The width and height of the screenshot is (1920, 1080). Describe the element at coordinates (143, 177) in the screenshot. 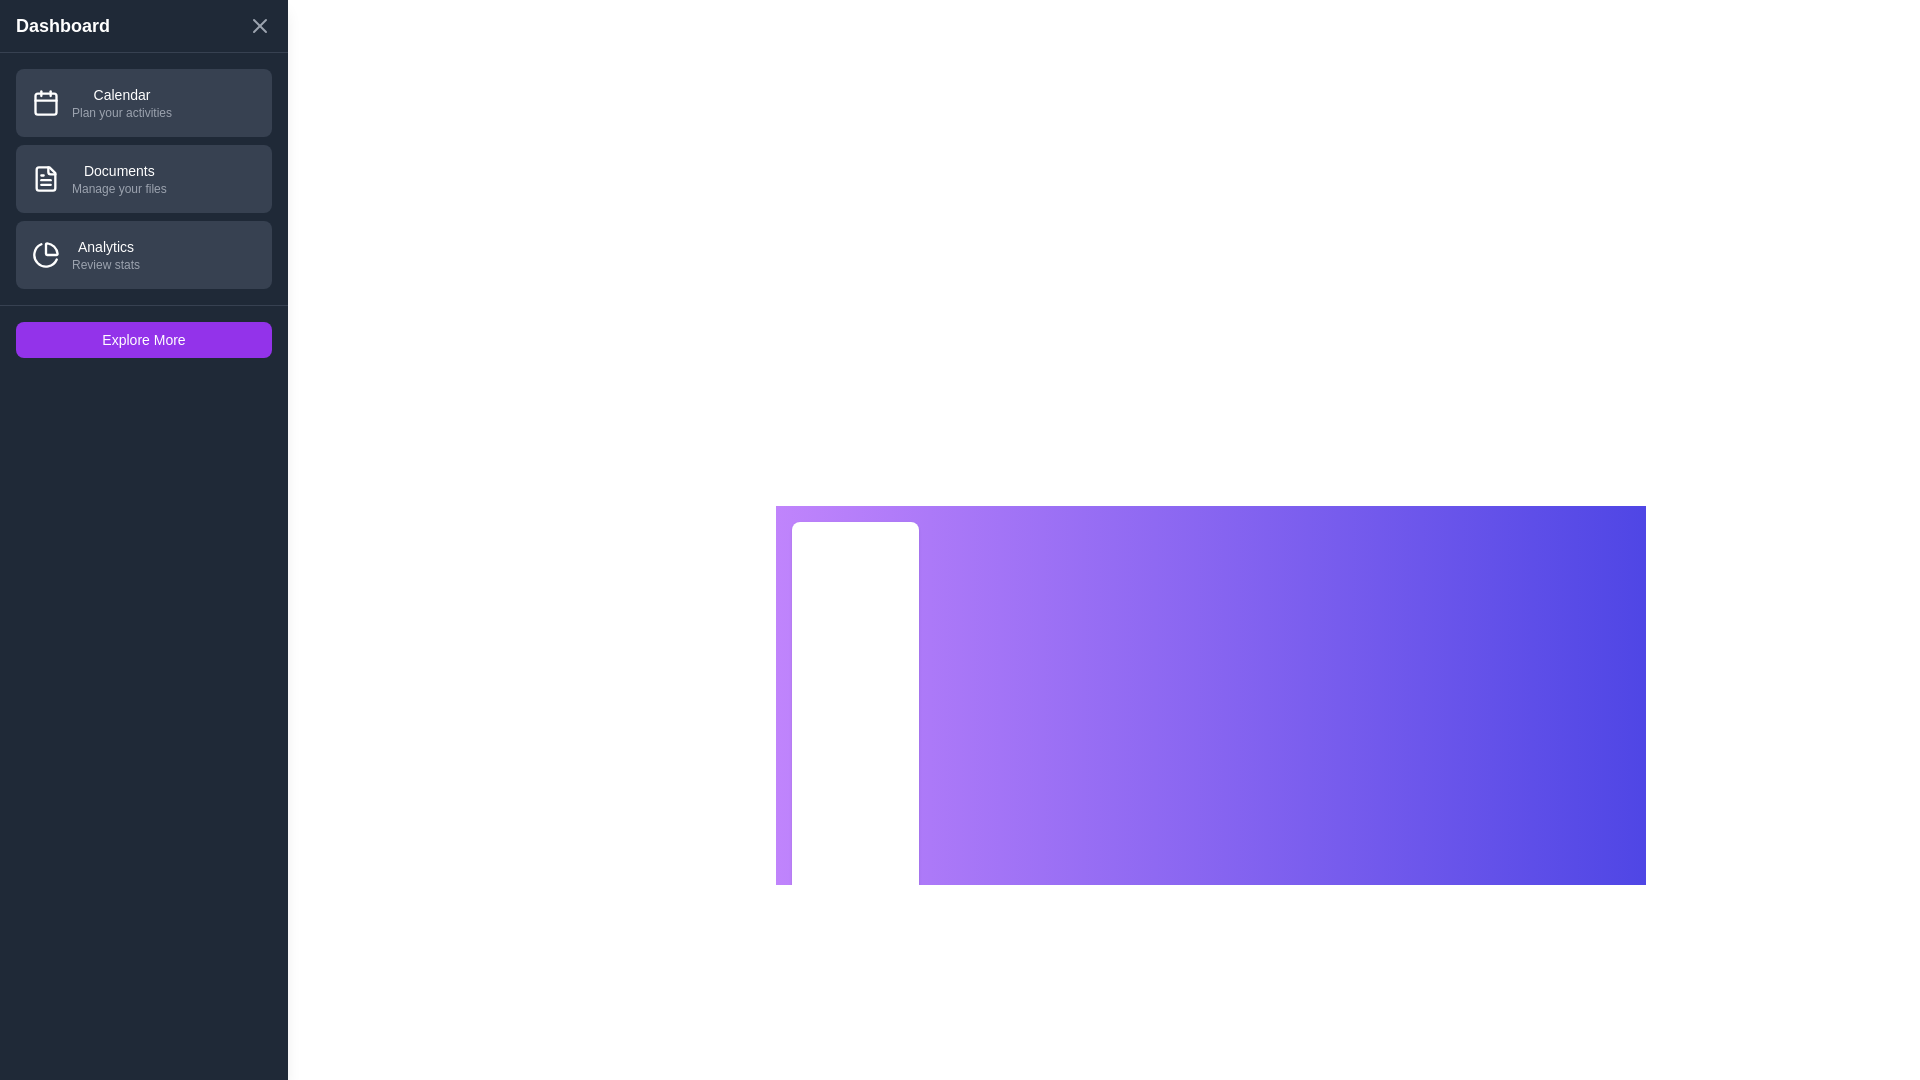

I see `the section Documents by clicking on its list item` at that location.